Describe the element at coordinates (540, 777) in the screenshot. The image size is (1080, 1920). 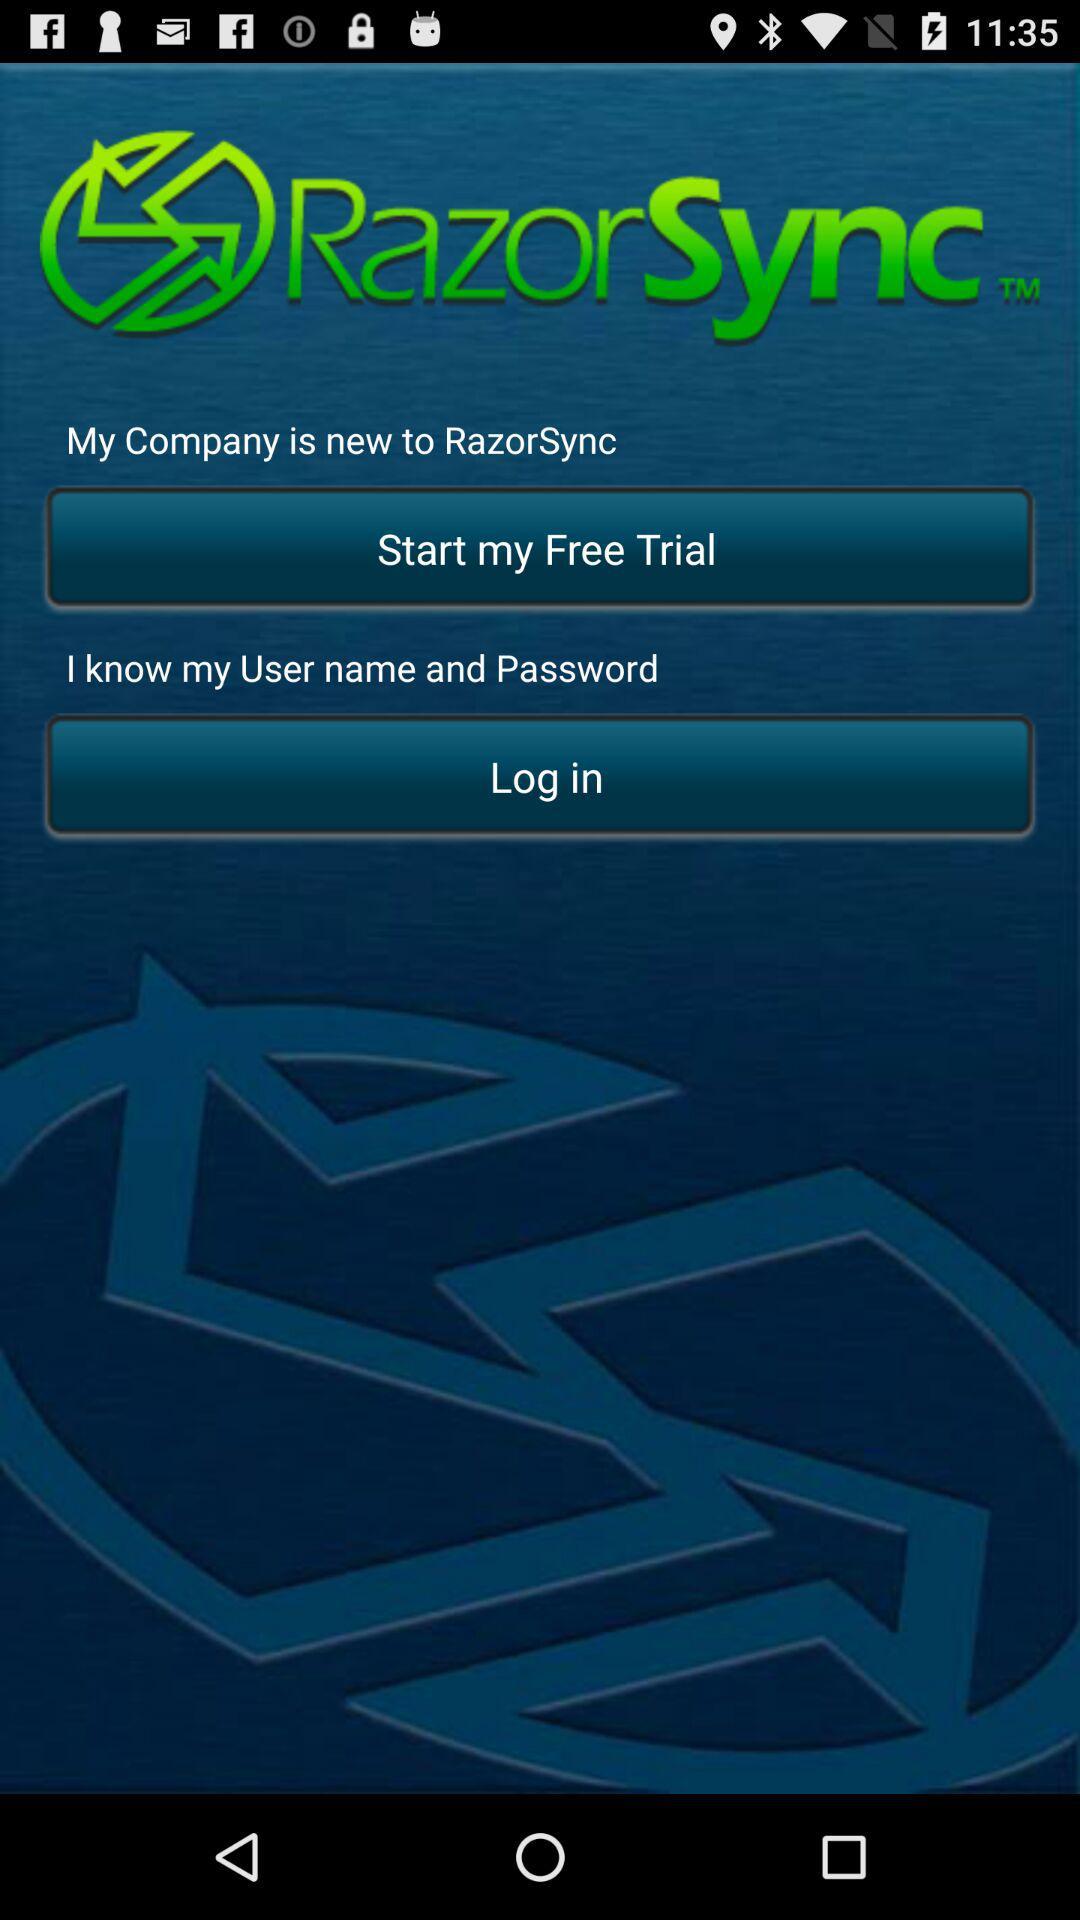
I see `log in icon` at that location.